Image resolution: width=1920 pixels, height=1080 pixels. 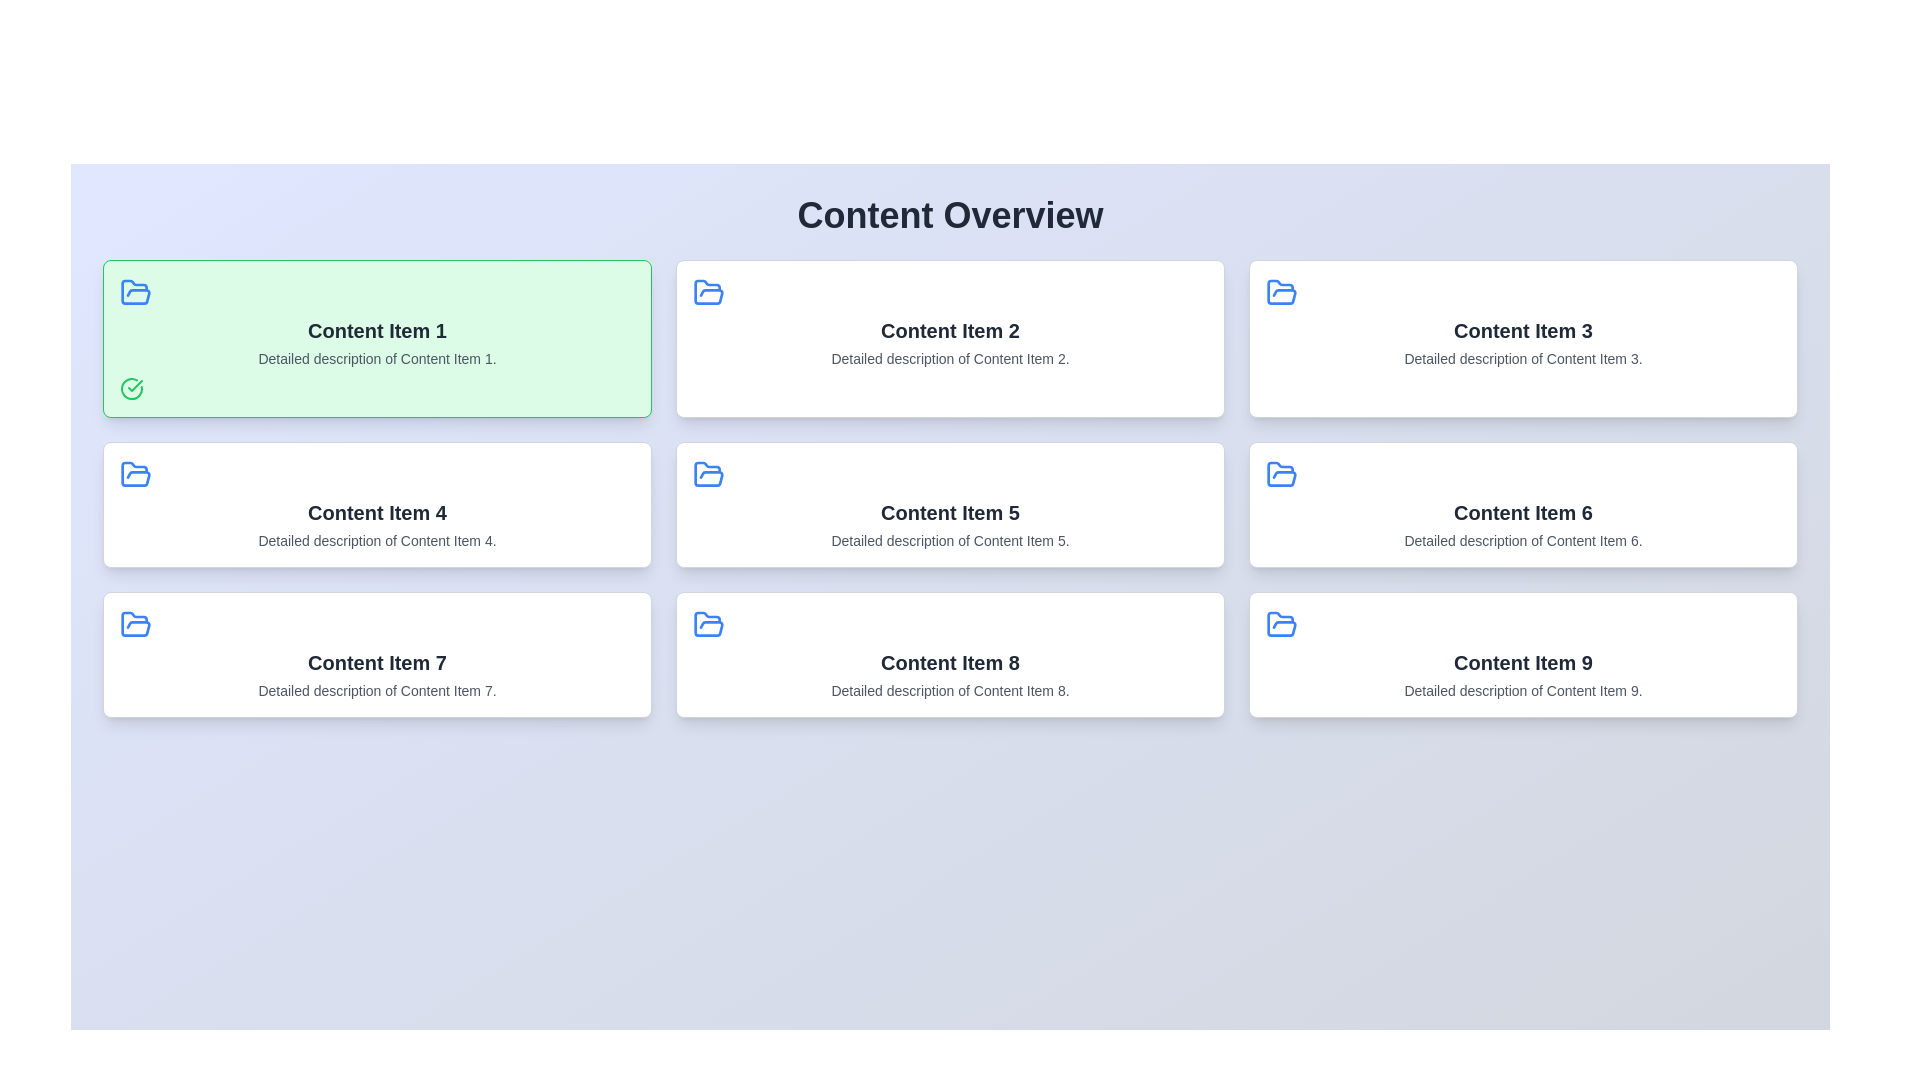 I want to click on the open folder icon located at the upper-left corner of the card labeled 'Content Item 4', so click(x=134, y=474).